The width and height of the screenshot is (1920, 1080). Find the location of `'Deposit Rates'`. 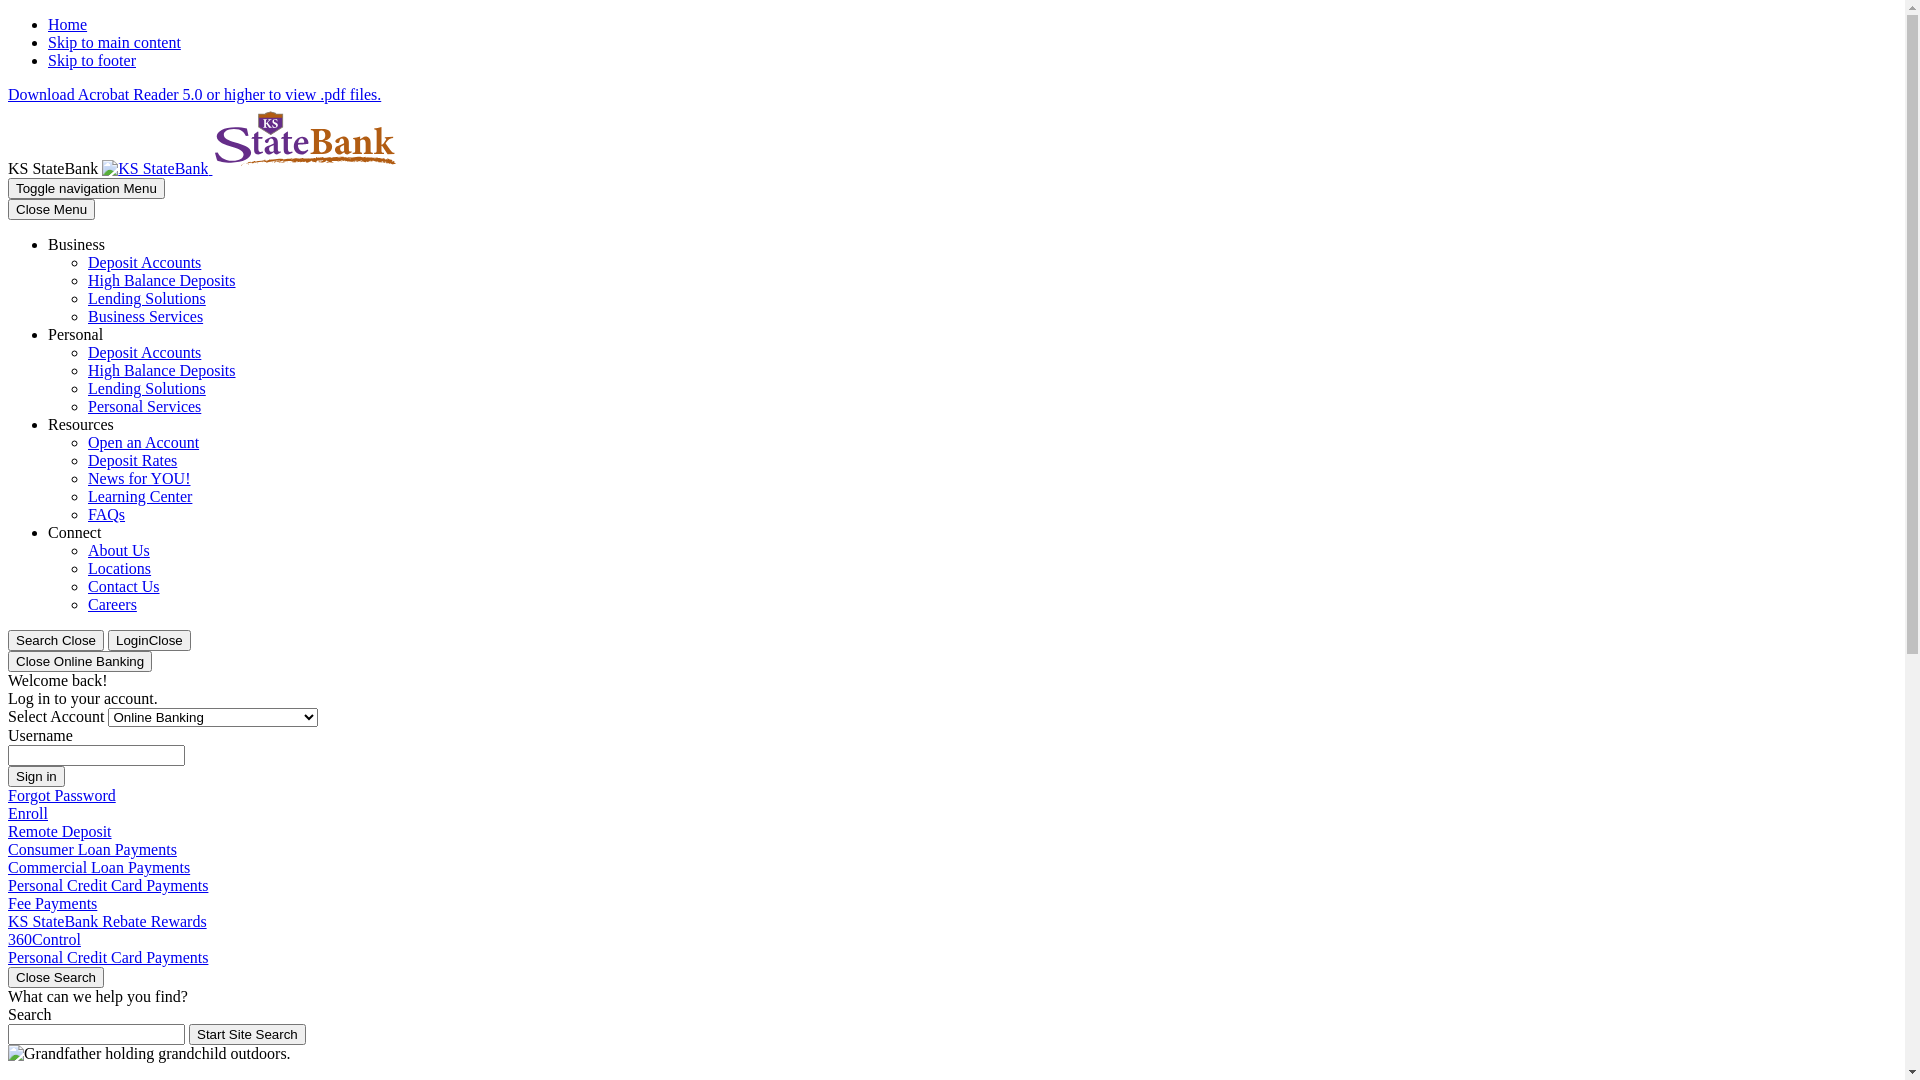

'Deposit Rates' is located at coordinates (86, 460).